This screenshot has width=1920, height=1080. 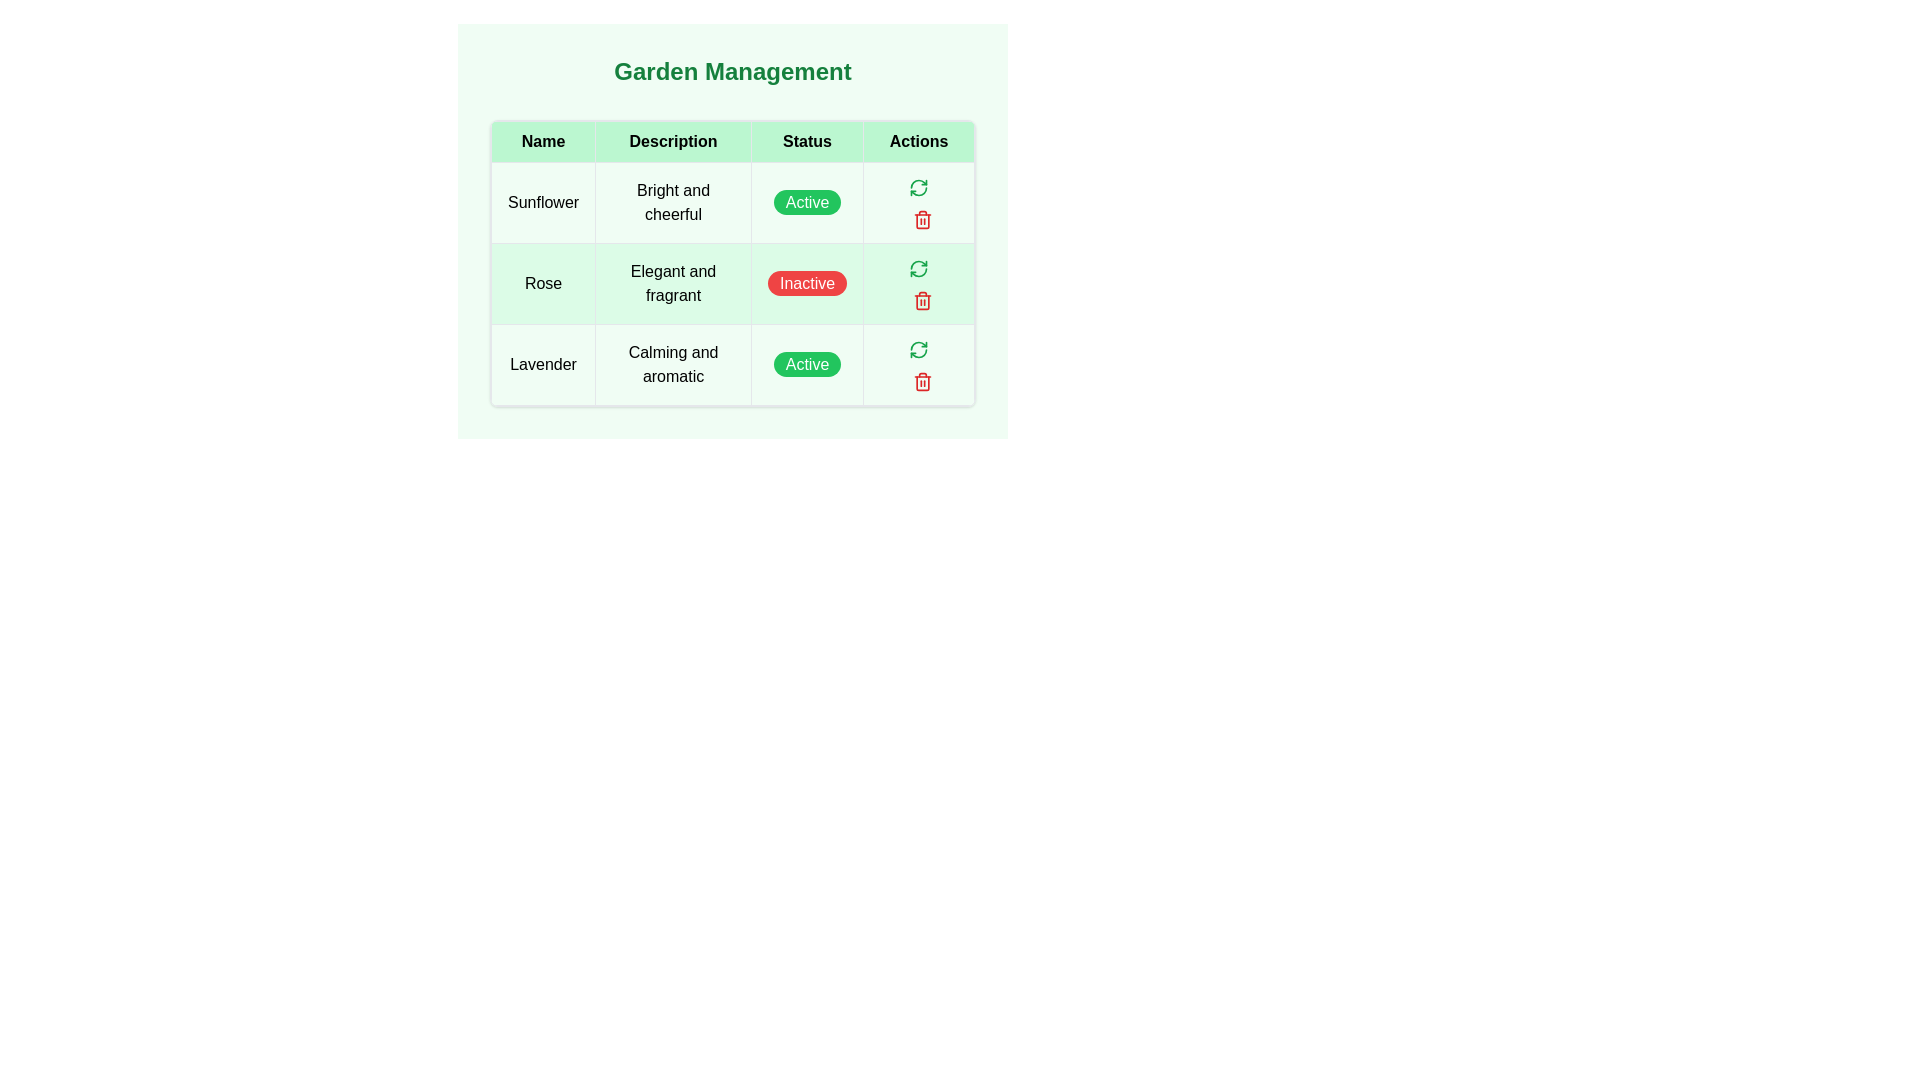 I want to click on the delete icon button located in the last column of the last row of the 'Garden Management' table, associated with the 'Lavender' entry to initiate the delete action, so click(x=922, y=381).